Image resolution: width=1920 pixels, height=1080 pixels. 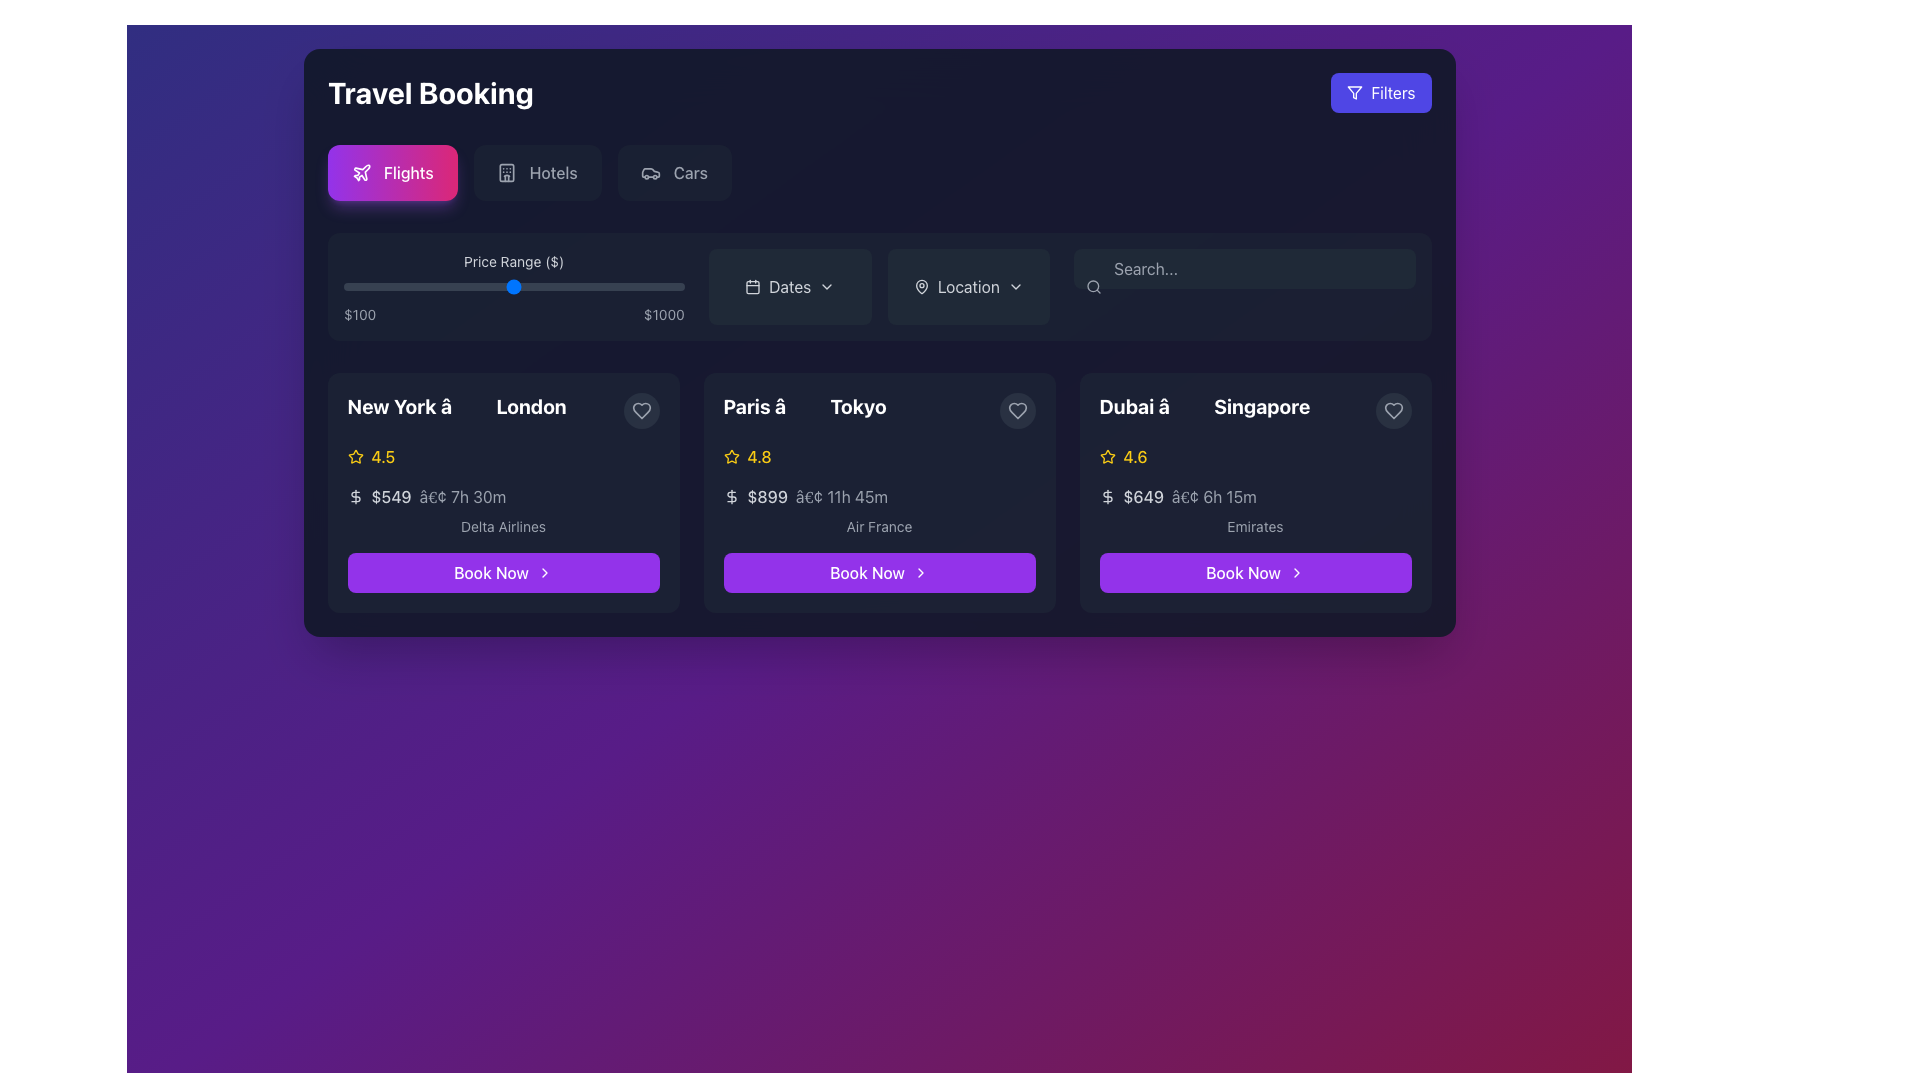 What do you see at coordinates (1254, 526) in the screenshot?
I see `the airline label located within the flight route card from Dubai to Singapore, positioned below the price and duration information` at bounding box center [1254, 526].